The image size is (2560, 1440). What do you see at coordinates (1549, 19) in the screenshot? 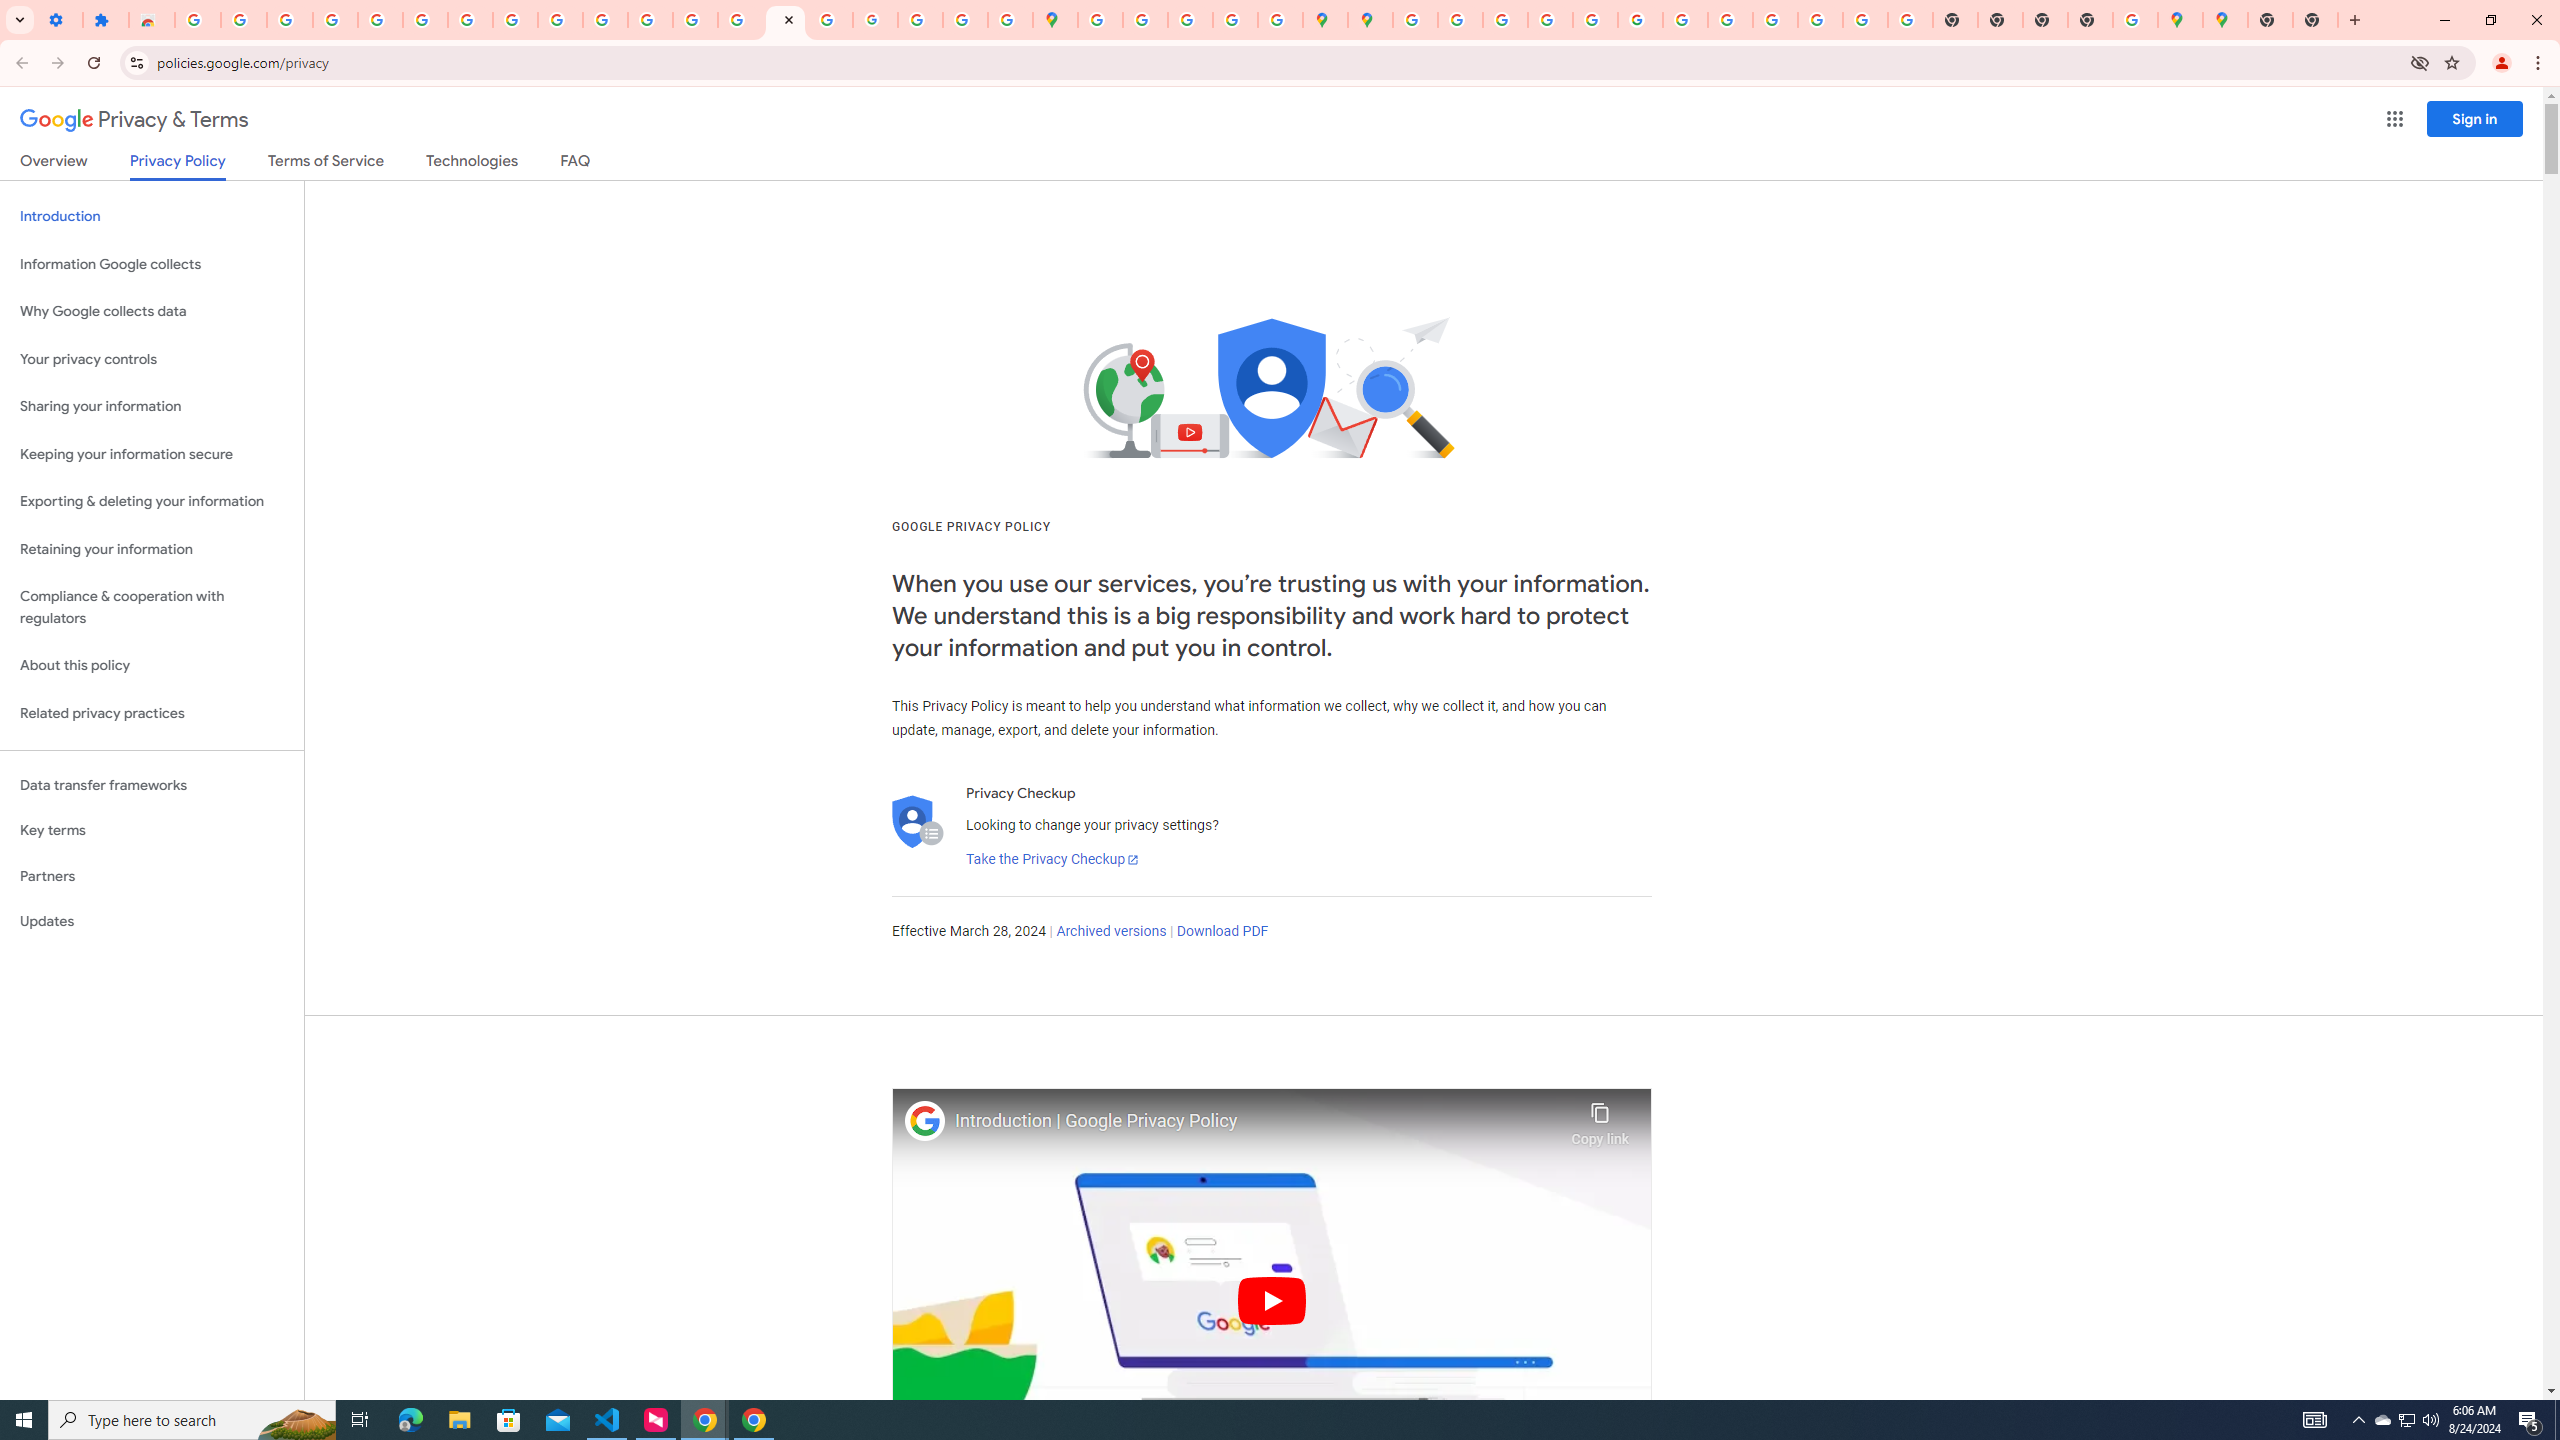
I see `'Privacy Help Center - Policies Help'` at bounding box center [1549, 19].